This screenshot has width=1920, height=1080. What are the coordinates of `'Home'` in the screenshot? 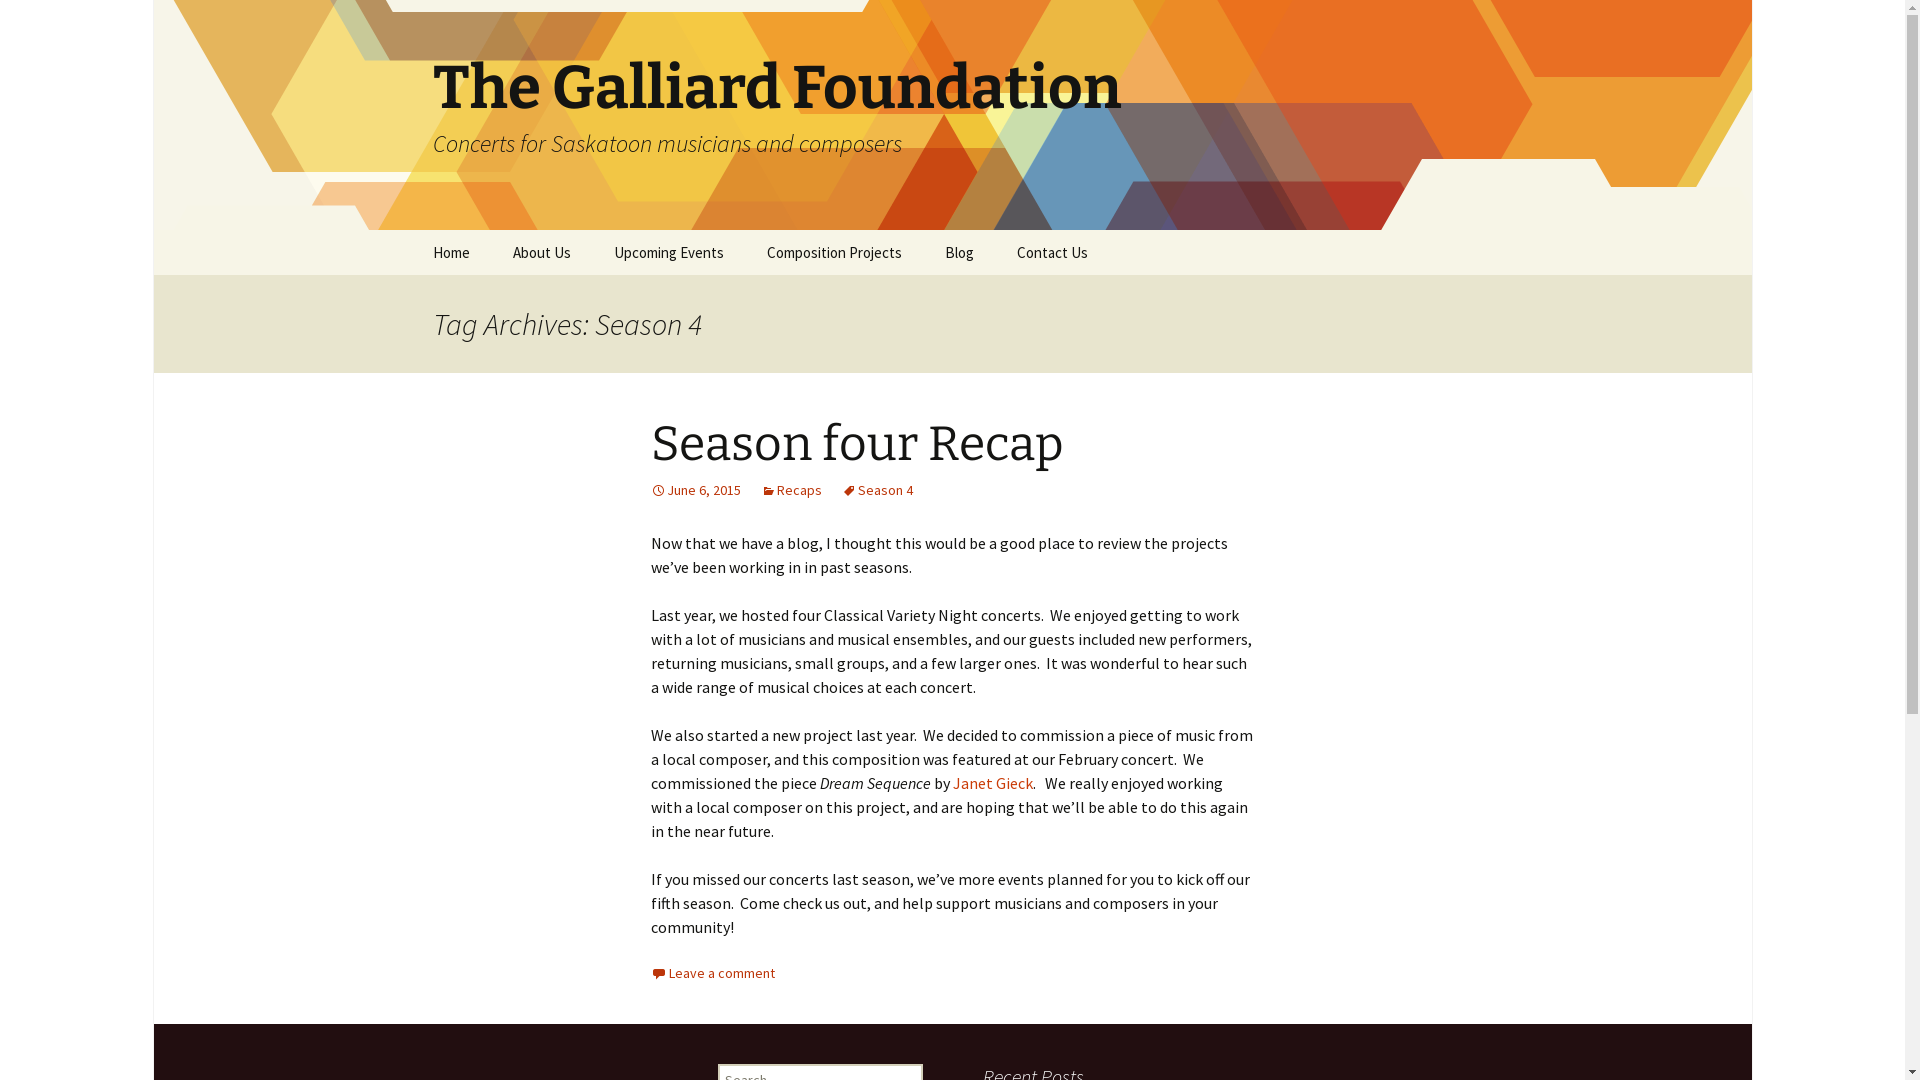 It's located at (411, 251).